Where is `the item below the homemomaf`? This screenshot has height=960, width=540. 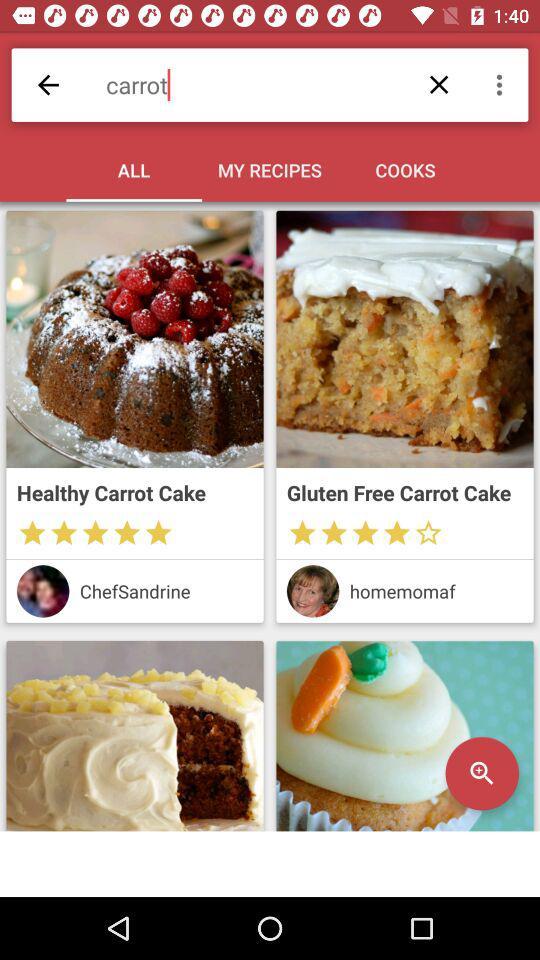
the item below the homemomaf is located at coordinates (481, 772).